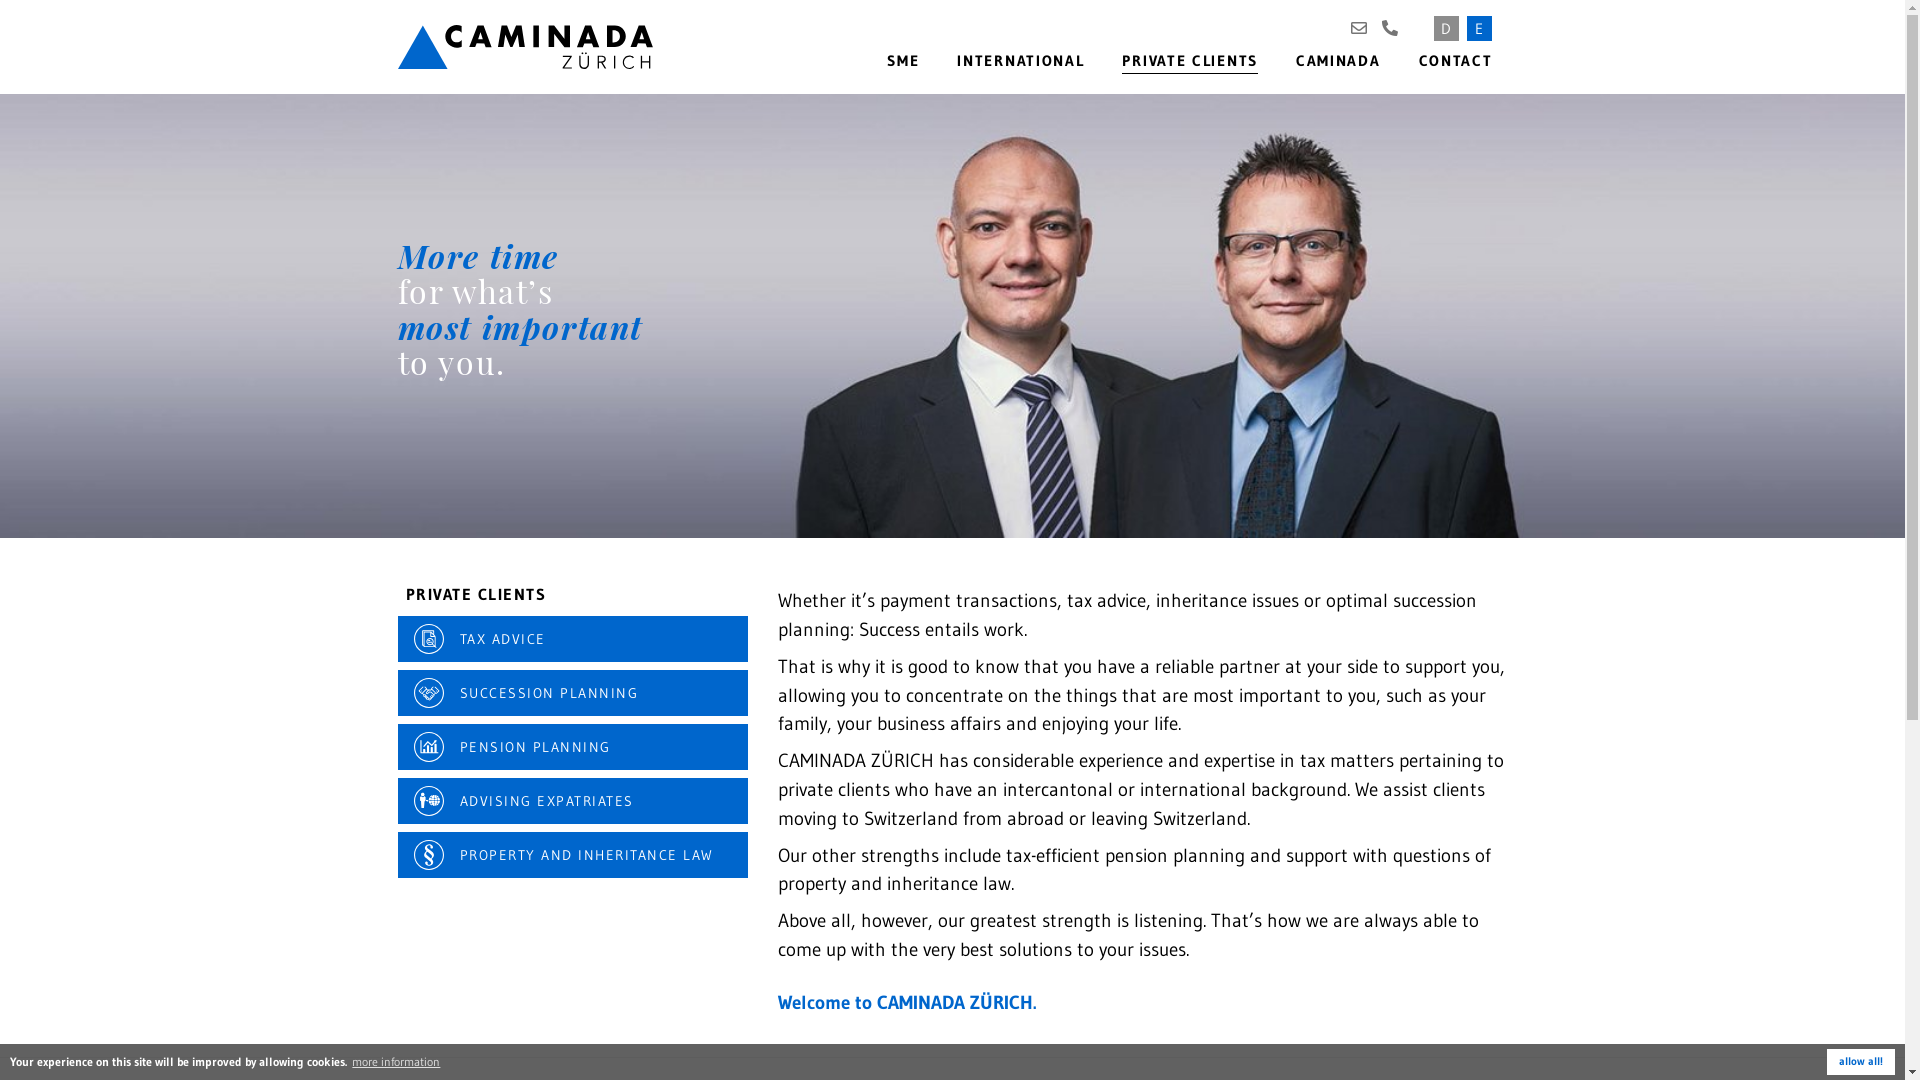  What do you see at coordinates (427, 692) in the screenshot?
I see `'Succession planning'` at bounding box center [427, 692].